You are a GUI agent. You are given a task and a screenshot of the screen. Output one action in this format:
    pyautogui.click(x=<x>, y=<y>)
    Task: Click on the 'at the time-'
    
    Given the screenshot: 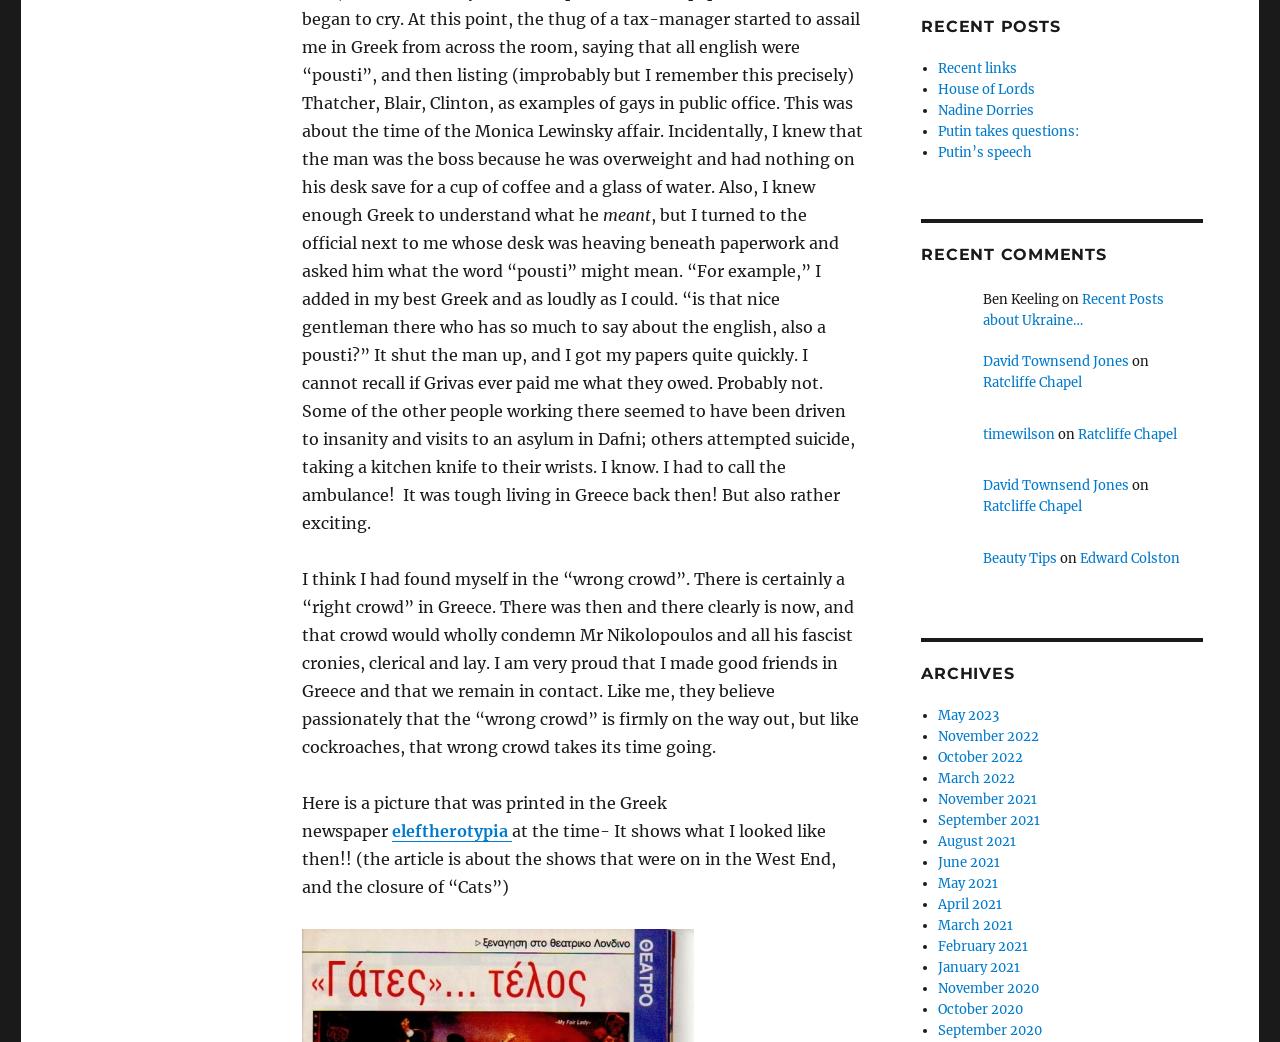 What is the action you would take?
    pyautogui.click(x=561, y=830)
    